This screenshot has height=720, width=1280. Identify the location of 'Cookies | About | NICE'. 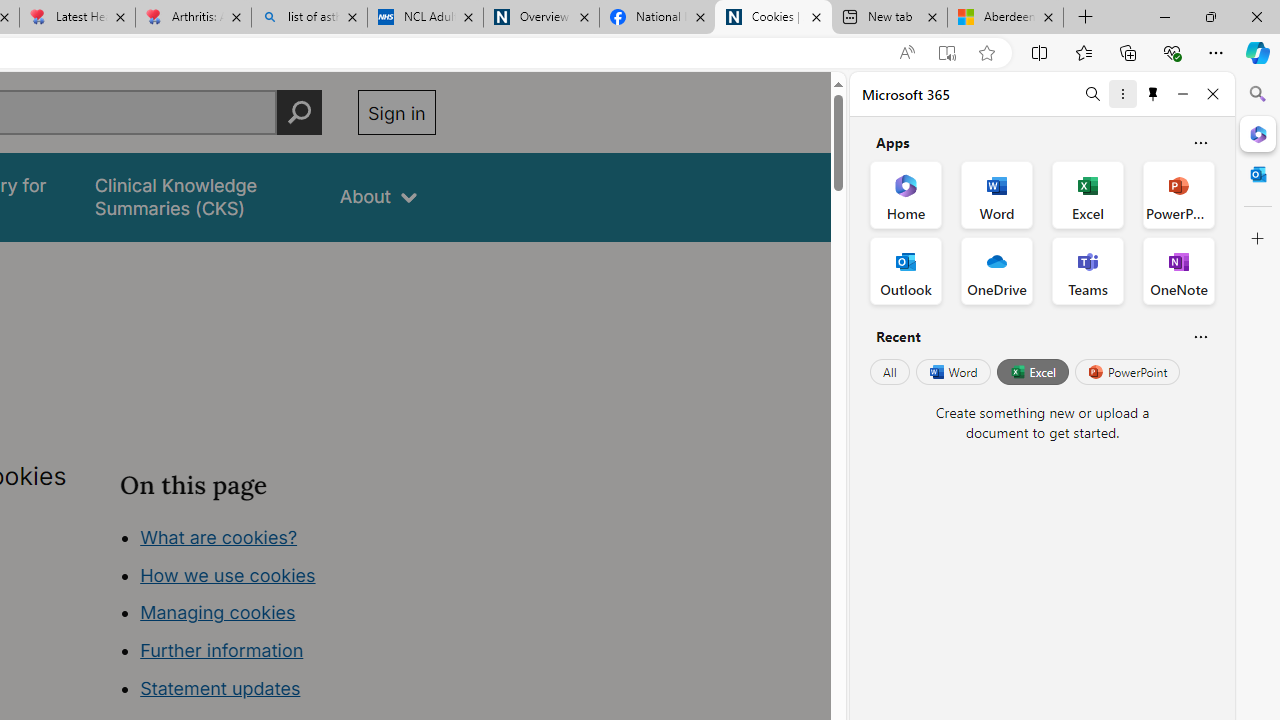
(772, 17).